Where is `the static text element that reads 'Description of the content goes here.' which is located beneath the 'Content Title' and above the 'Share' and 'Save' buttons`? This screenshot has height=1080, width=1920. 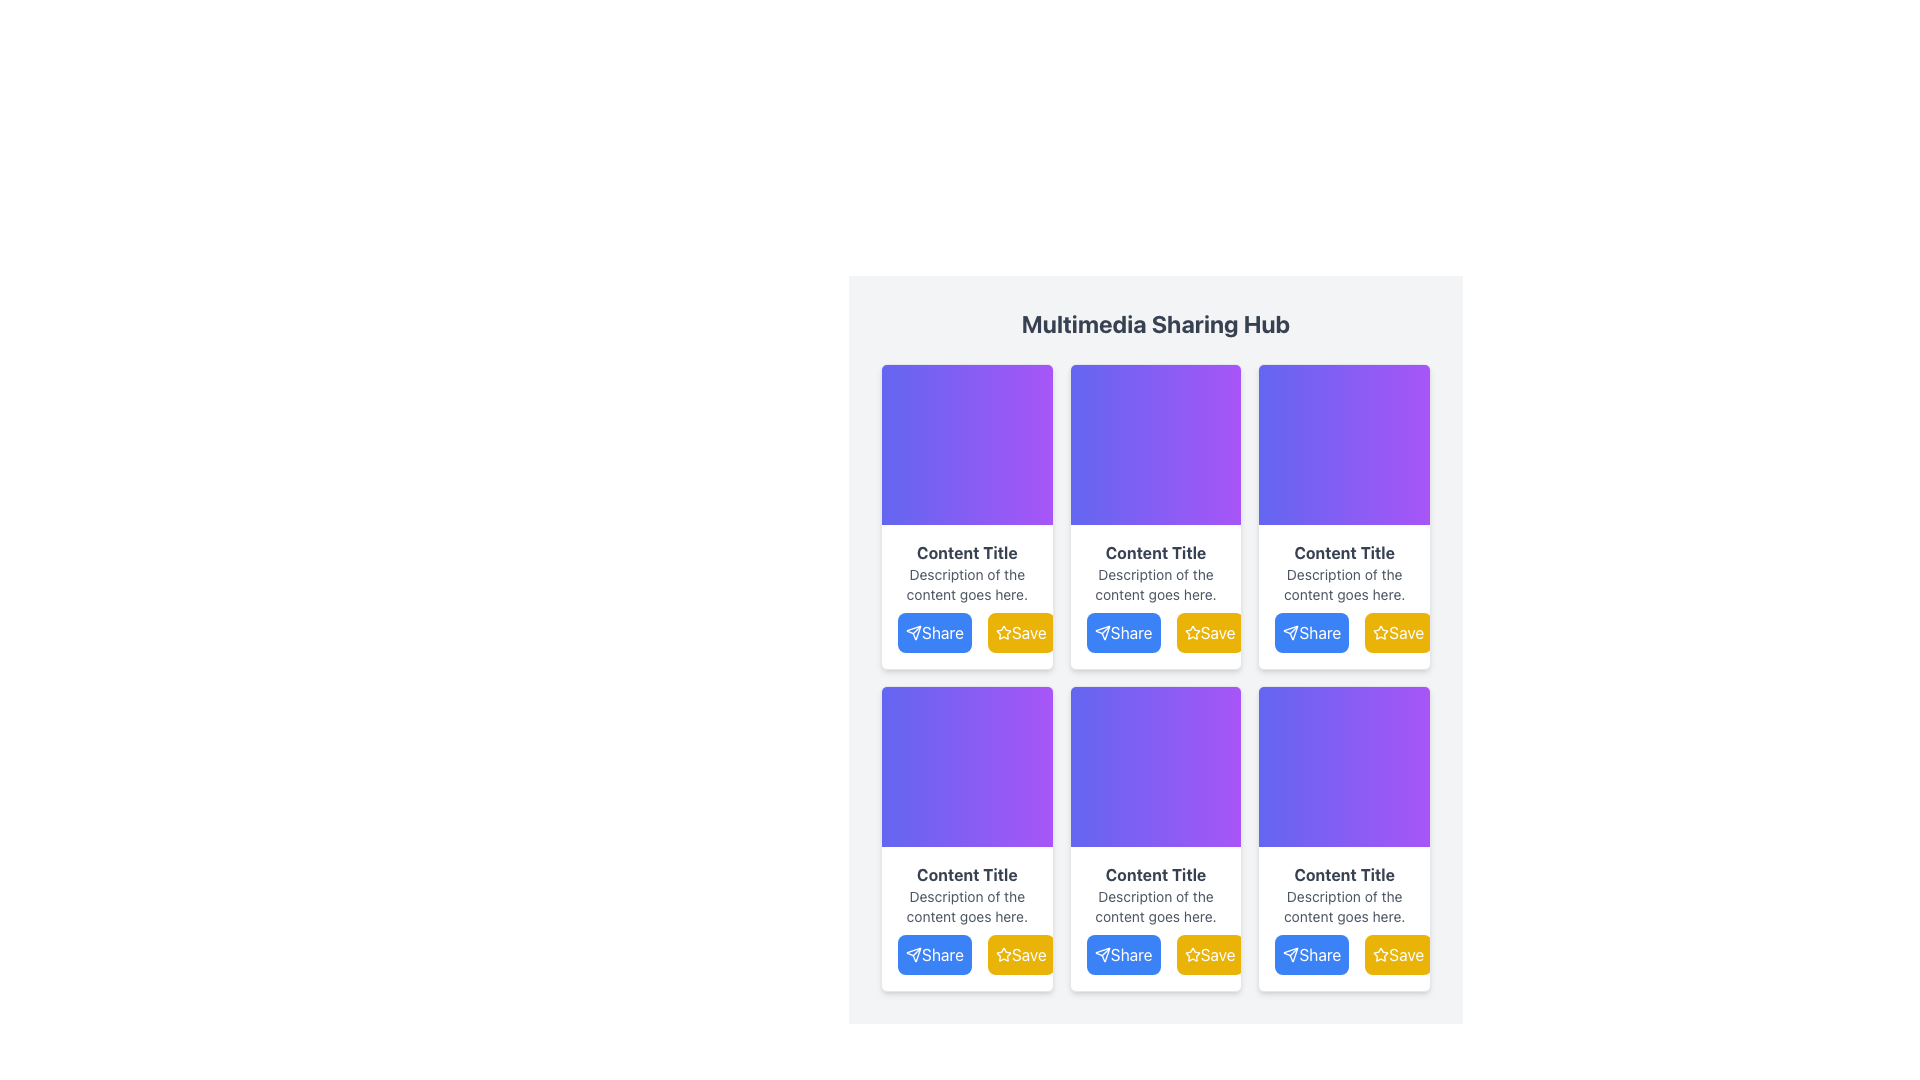 the static text element that reads 'Description of the content goes here.' which is located beneath the 'Content Title' and above the 'Share' and 'Save' buttons is located at coordinates (1344, 906).